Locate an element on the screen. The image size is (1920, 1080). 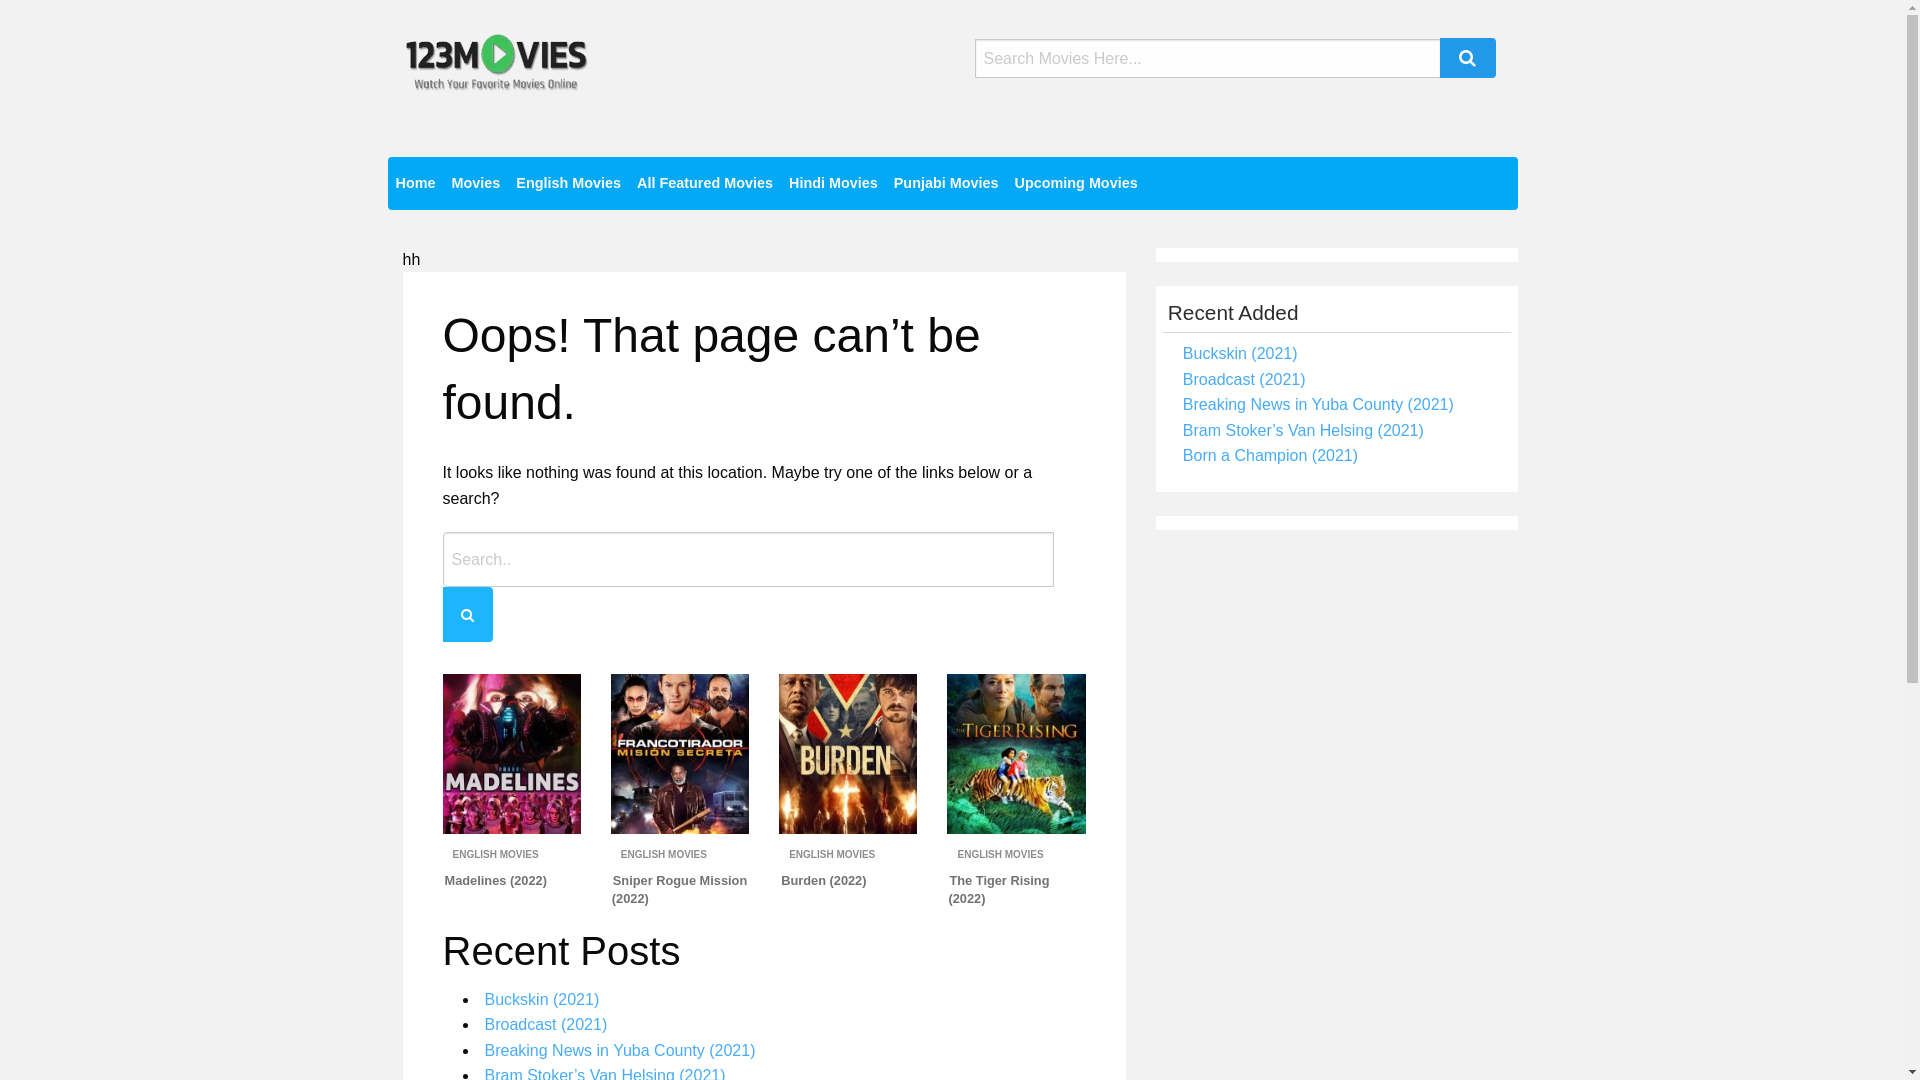
'ENGLISH MOVIES' is located at coordinates (494, 854).